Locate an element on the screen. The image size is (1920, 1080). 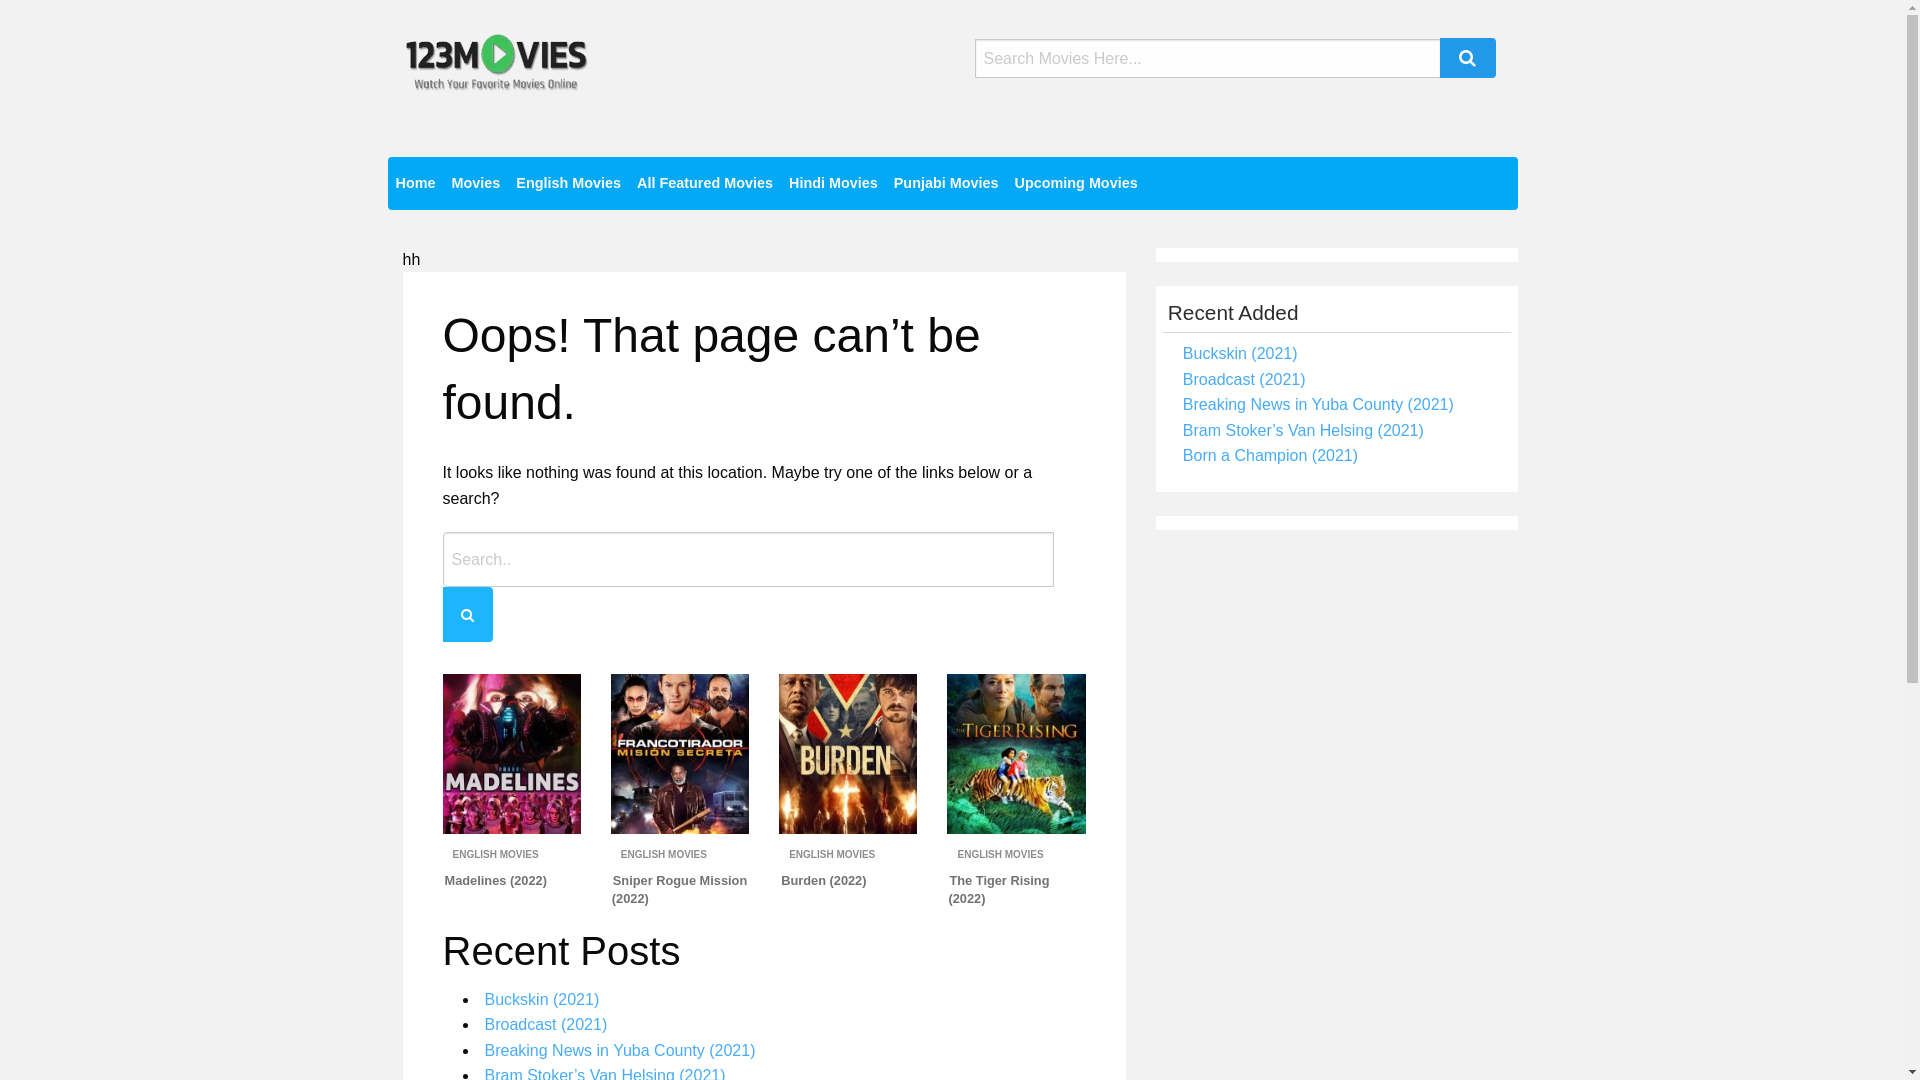
'ENGLISH MOVIES' is located at coordinates (494, 854).